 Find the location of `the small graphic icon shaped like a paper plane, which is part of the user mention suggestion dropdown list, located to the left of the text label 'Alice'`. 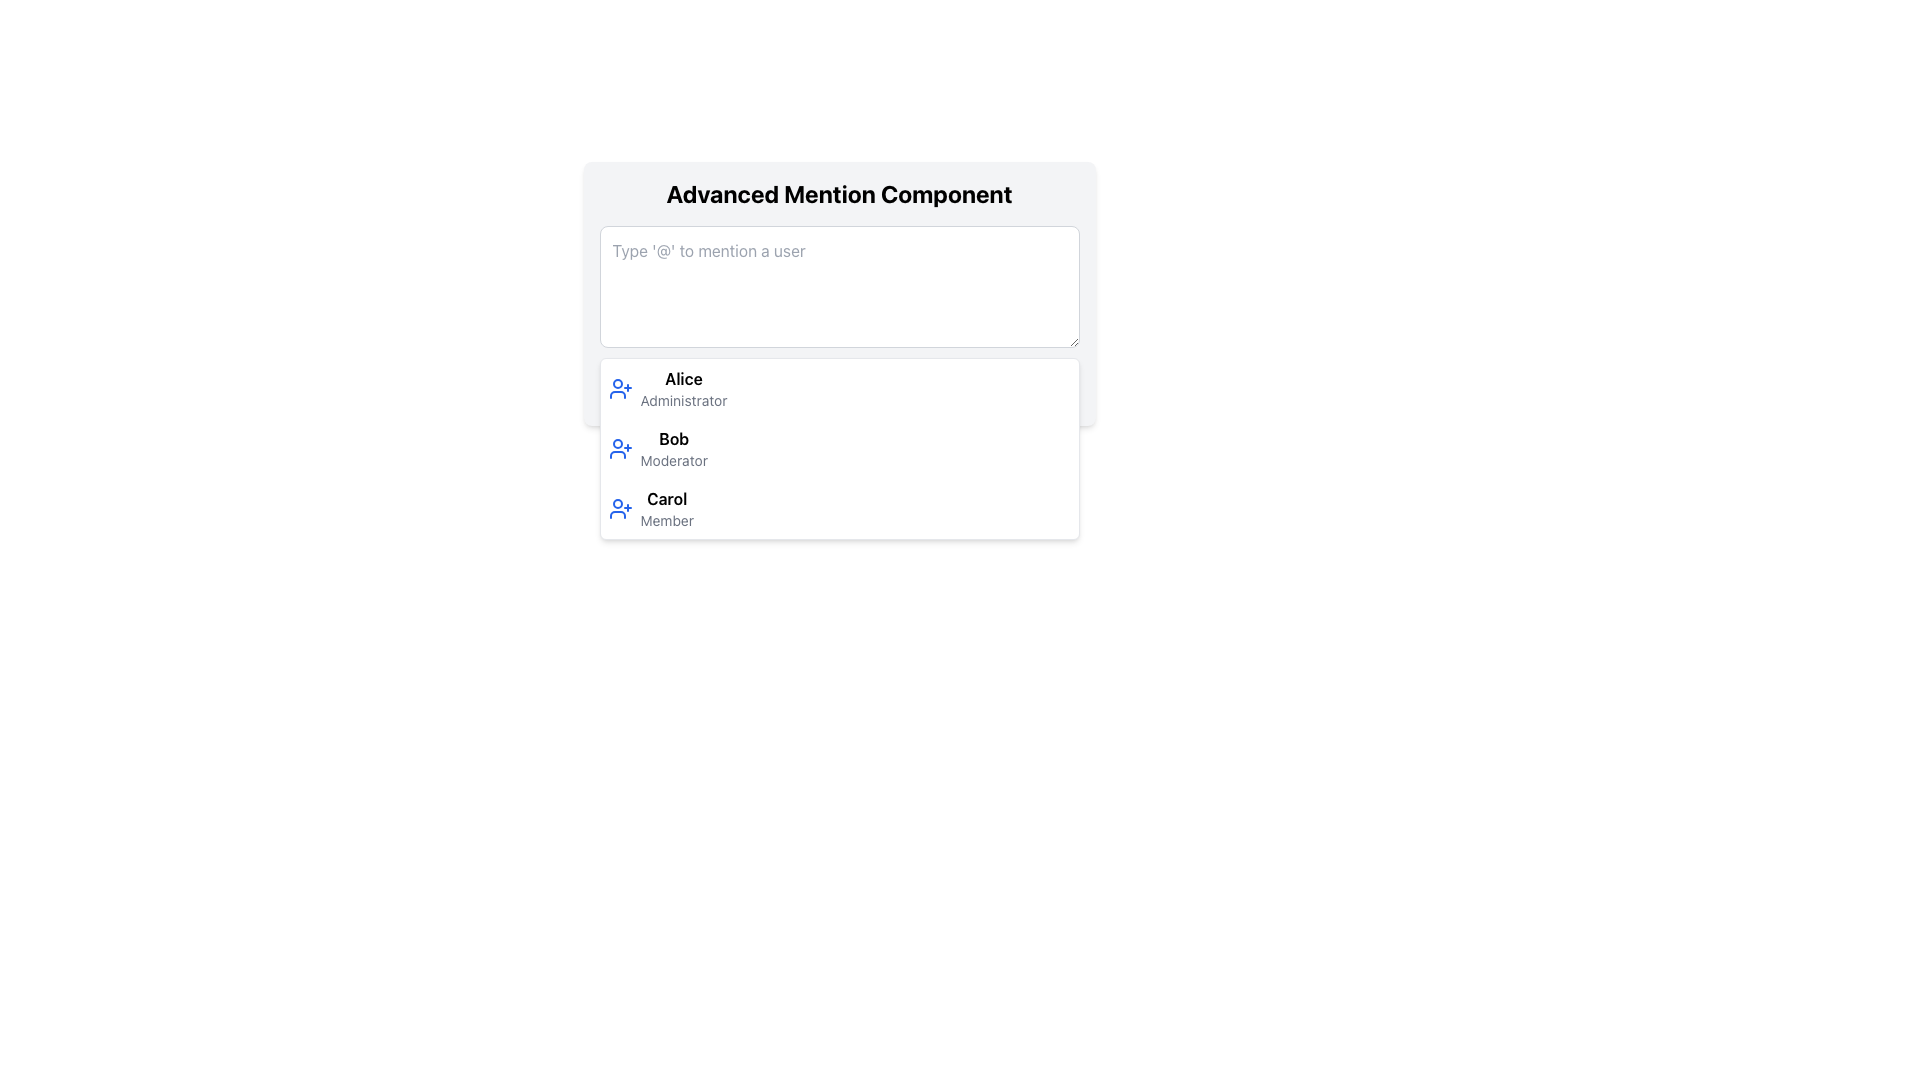

the small graphic icon shaped like a paper plane, which is part of the user mention suggestion dropdown list, located to the left of the text label 'Alice' is located at coordinates (626, 389).